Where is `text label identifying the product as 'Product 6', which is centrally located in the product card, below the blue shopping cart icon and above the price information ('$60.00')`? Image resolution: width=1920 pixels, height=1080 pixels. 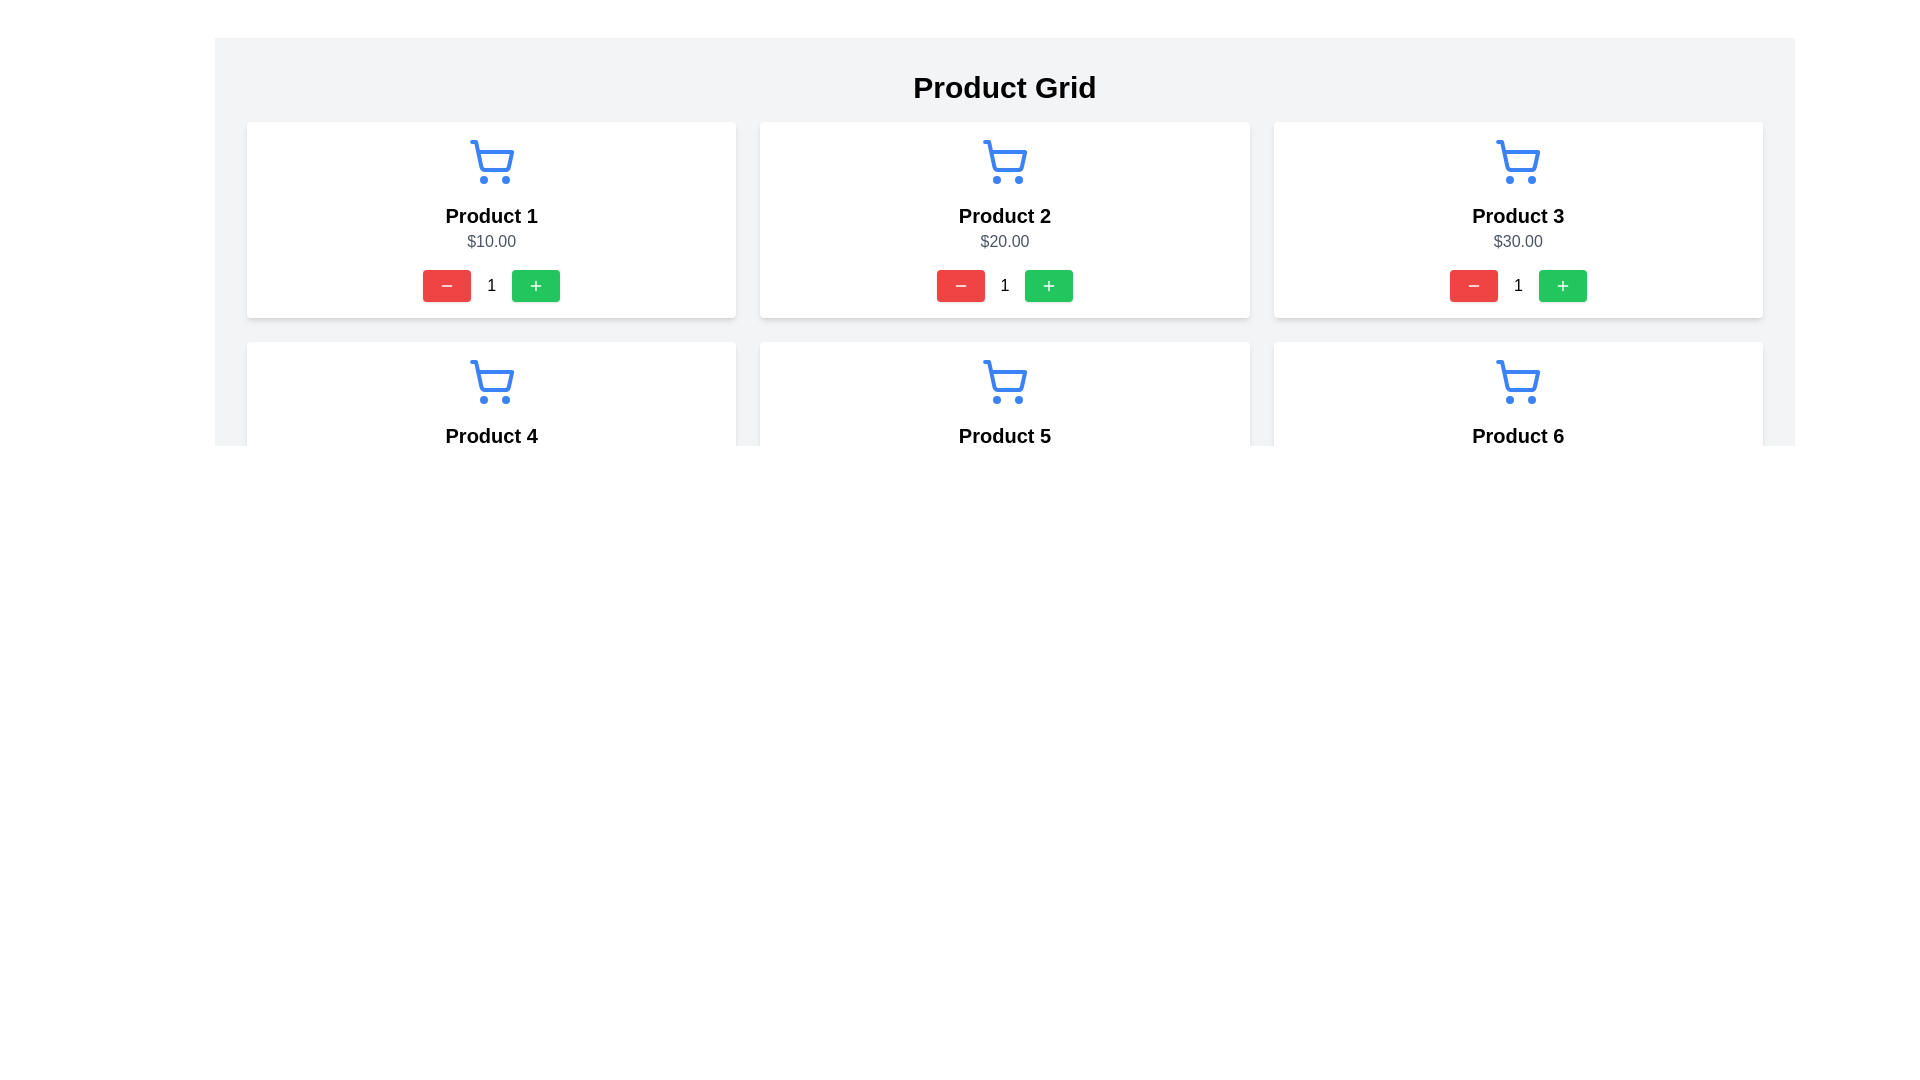 text label identifying the product as 'Product 6', which is centrally located in the product card, below the blue shopping cart icon and above the price information ('$60.00') is located at coordinates (1518, 434).